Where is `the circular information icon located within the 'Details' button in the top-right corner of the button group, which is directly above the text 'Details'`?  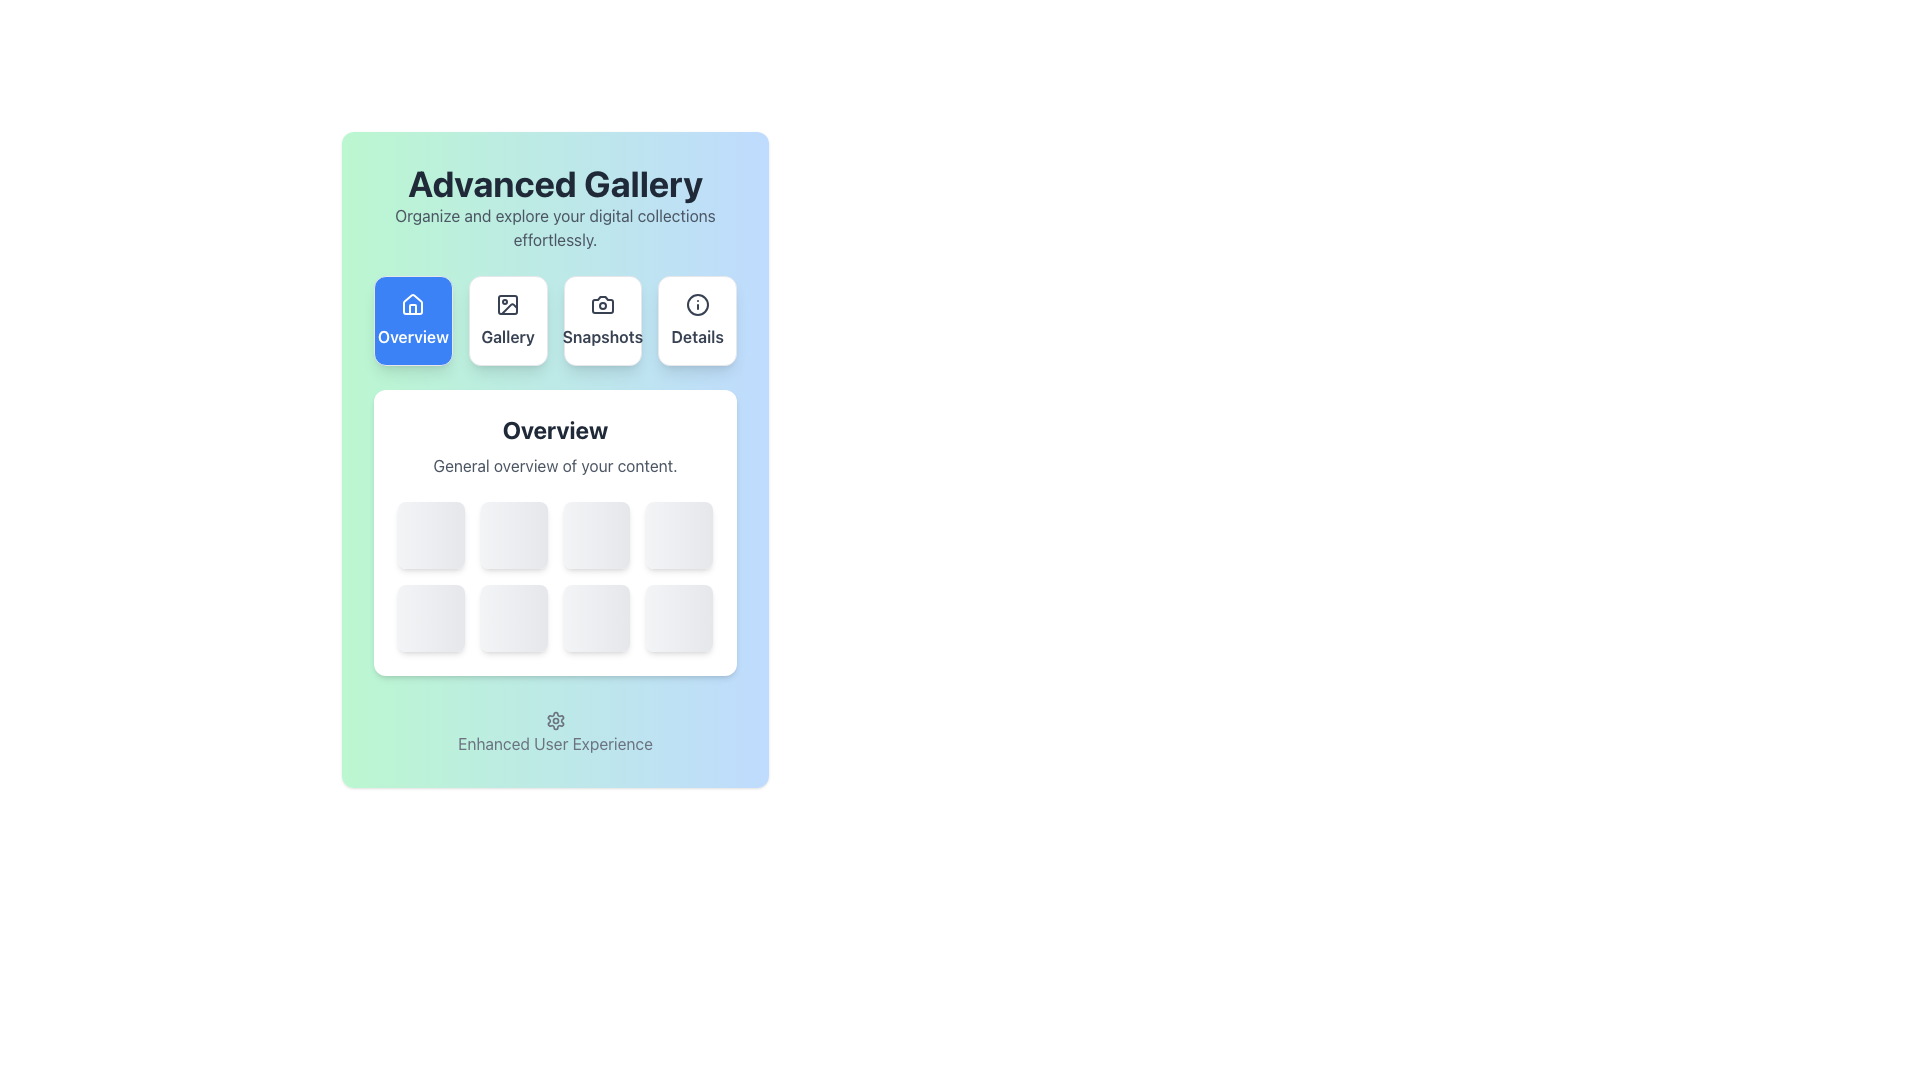
the circular information icon located within the 'Details' button in the top-right corner of the button group, which is directly above the text 'Details' is located at coordinates (697, 304).